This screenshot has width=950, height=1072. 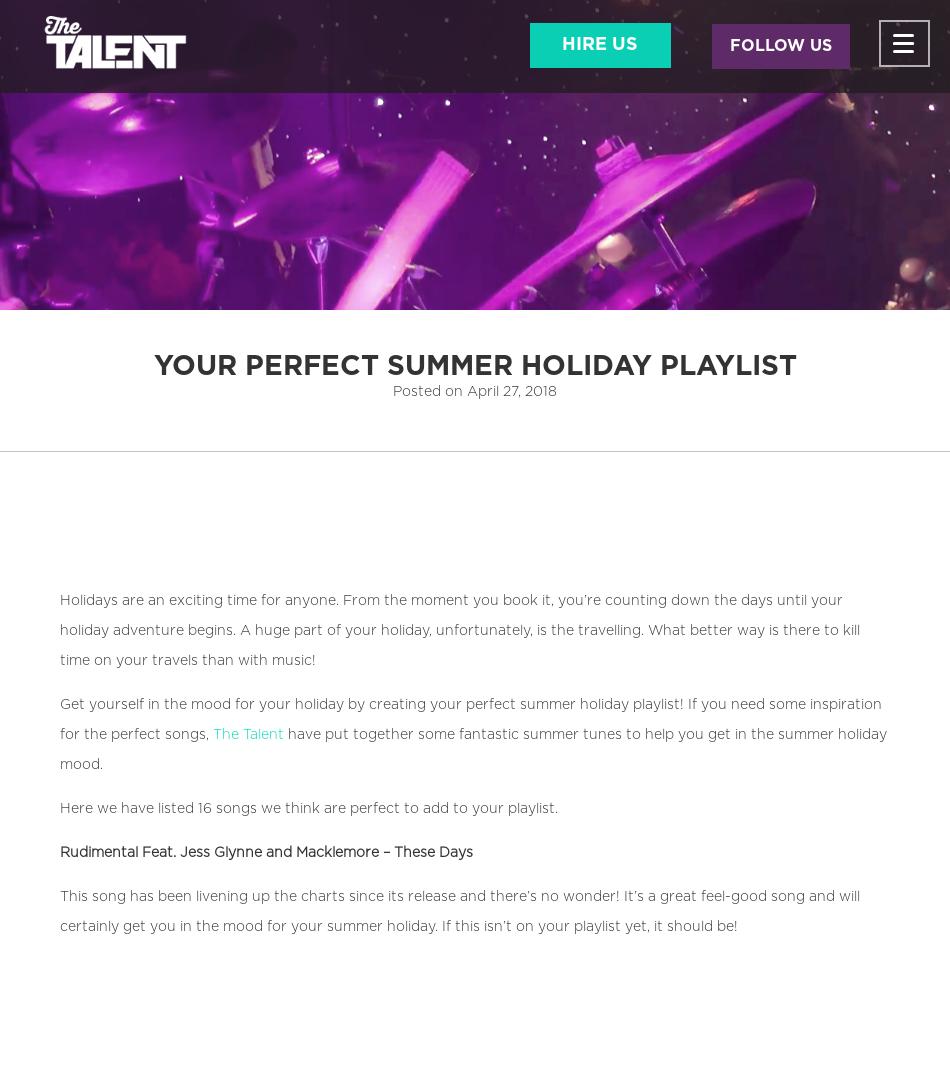 What do you see at coordinates (779, 44) in the screenshot?
I see `'FOLLOW US'` at bounding box center [779, 44].